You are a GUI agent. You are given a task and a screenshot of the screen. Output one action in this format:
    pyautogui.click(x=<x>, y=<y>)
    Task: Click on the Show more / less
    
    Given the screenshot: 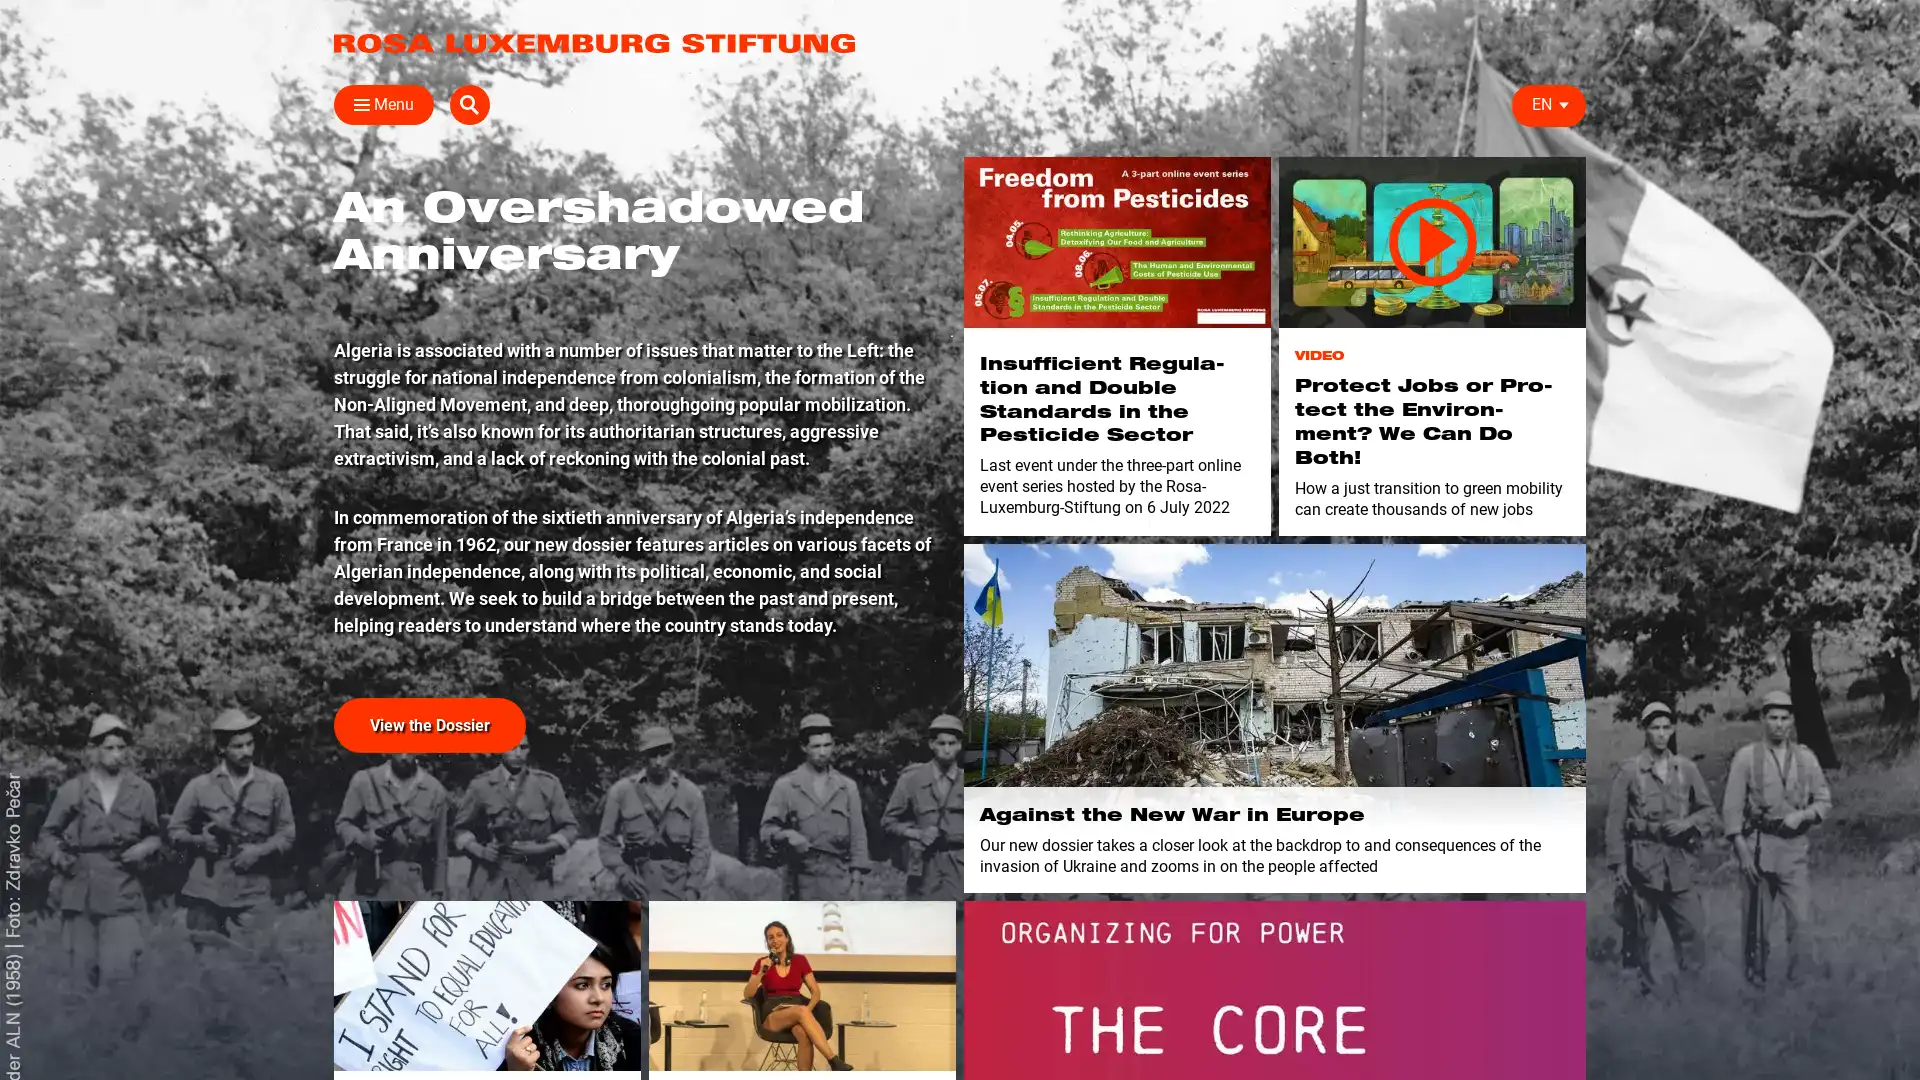 What is the action you would take?
    pyautogui.click(x=1152, y=363)
    